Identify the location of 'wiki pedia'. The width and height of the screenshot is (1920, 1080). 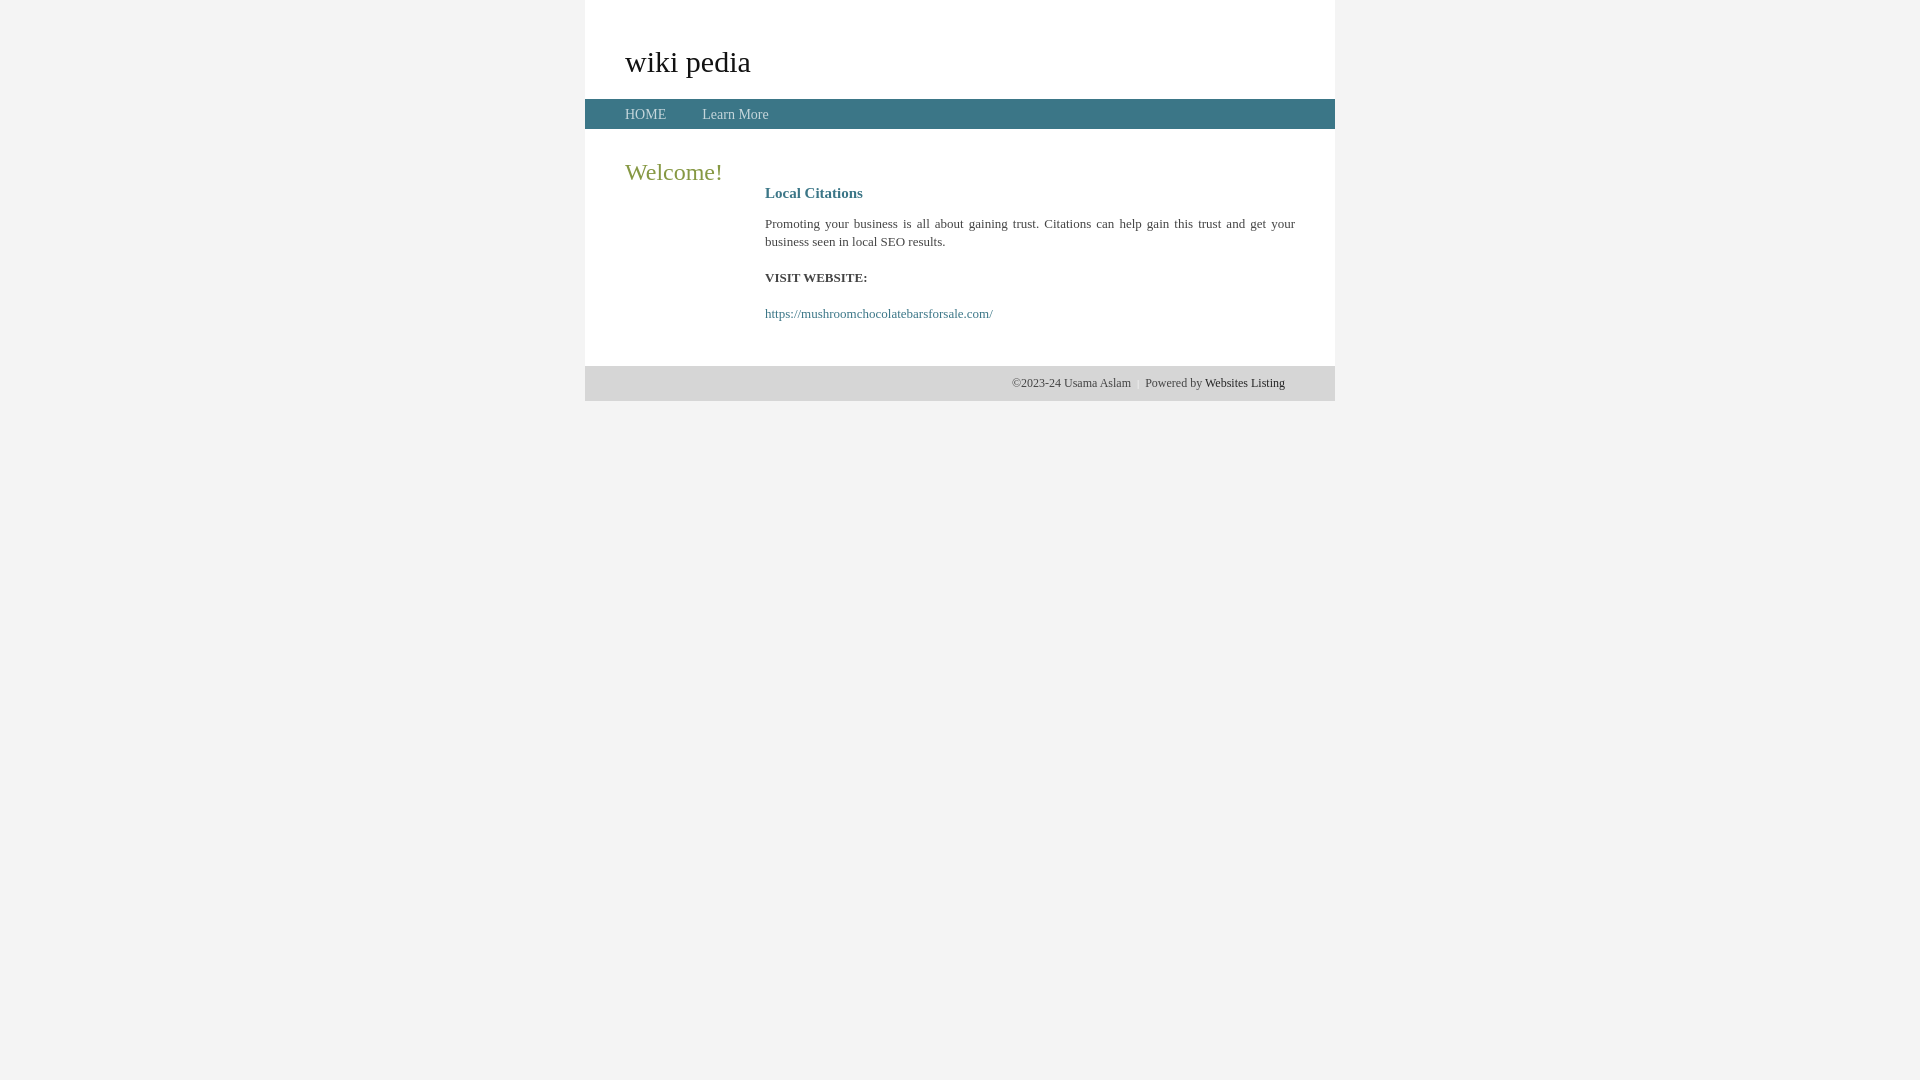
(687, 60).